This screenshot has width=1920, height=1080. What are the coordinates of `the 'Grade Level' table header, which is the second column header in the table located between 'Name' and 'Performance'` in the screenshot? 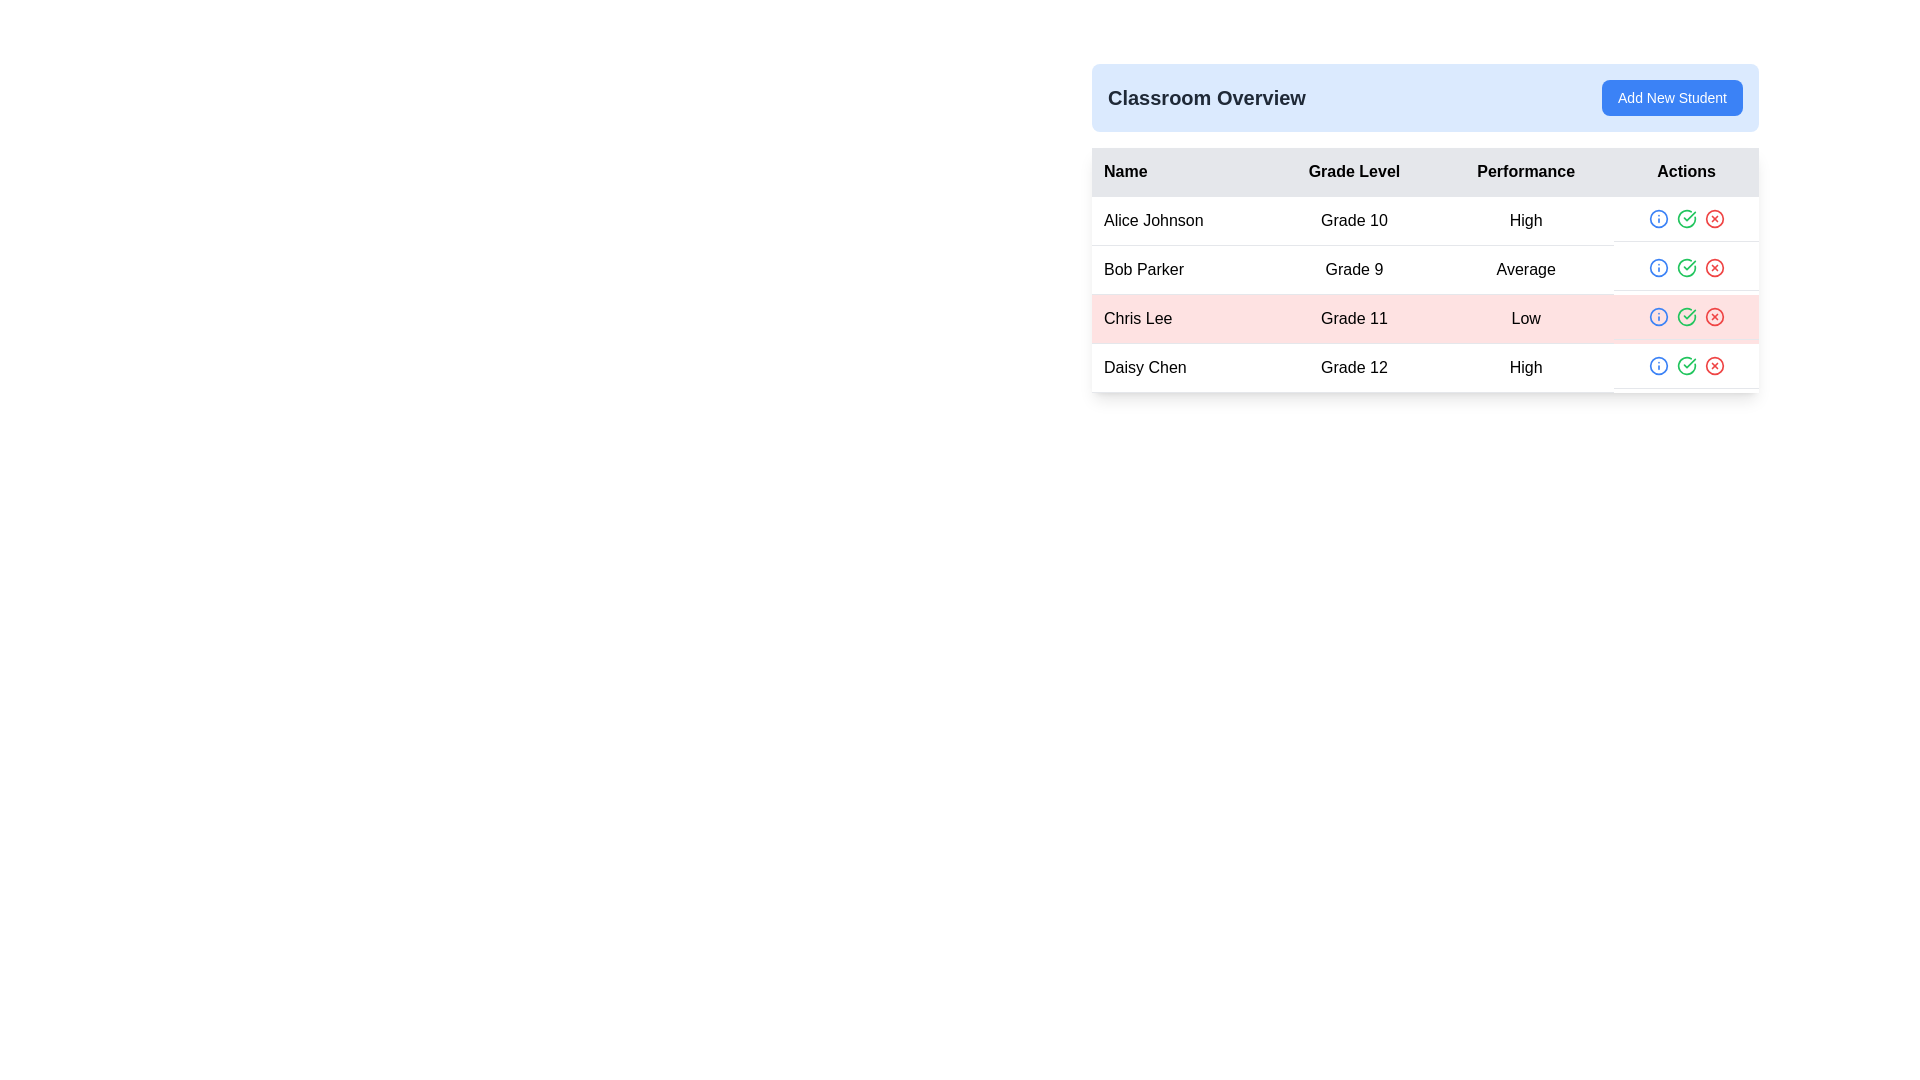 It's located at (1354, 171).